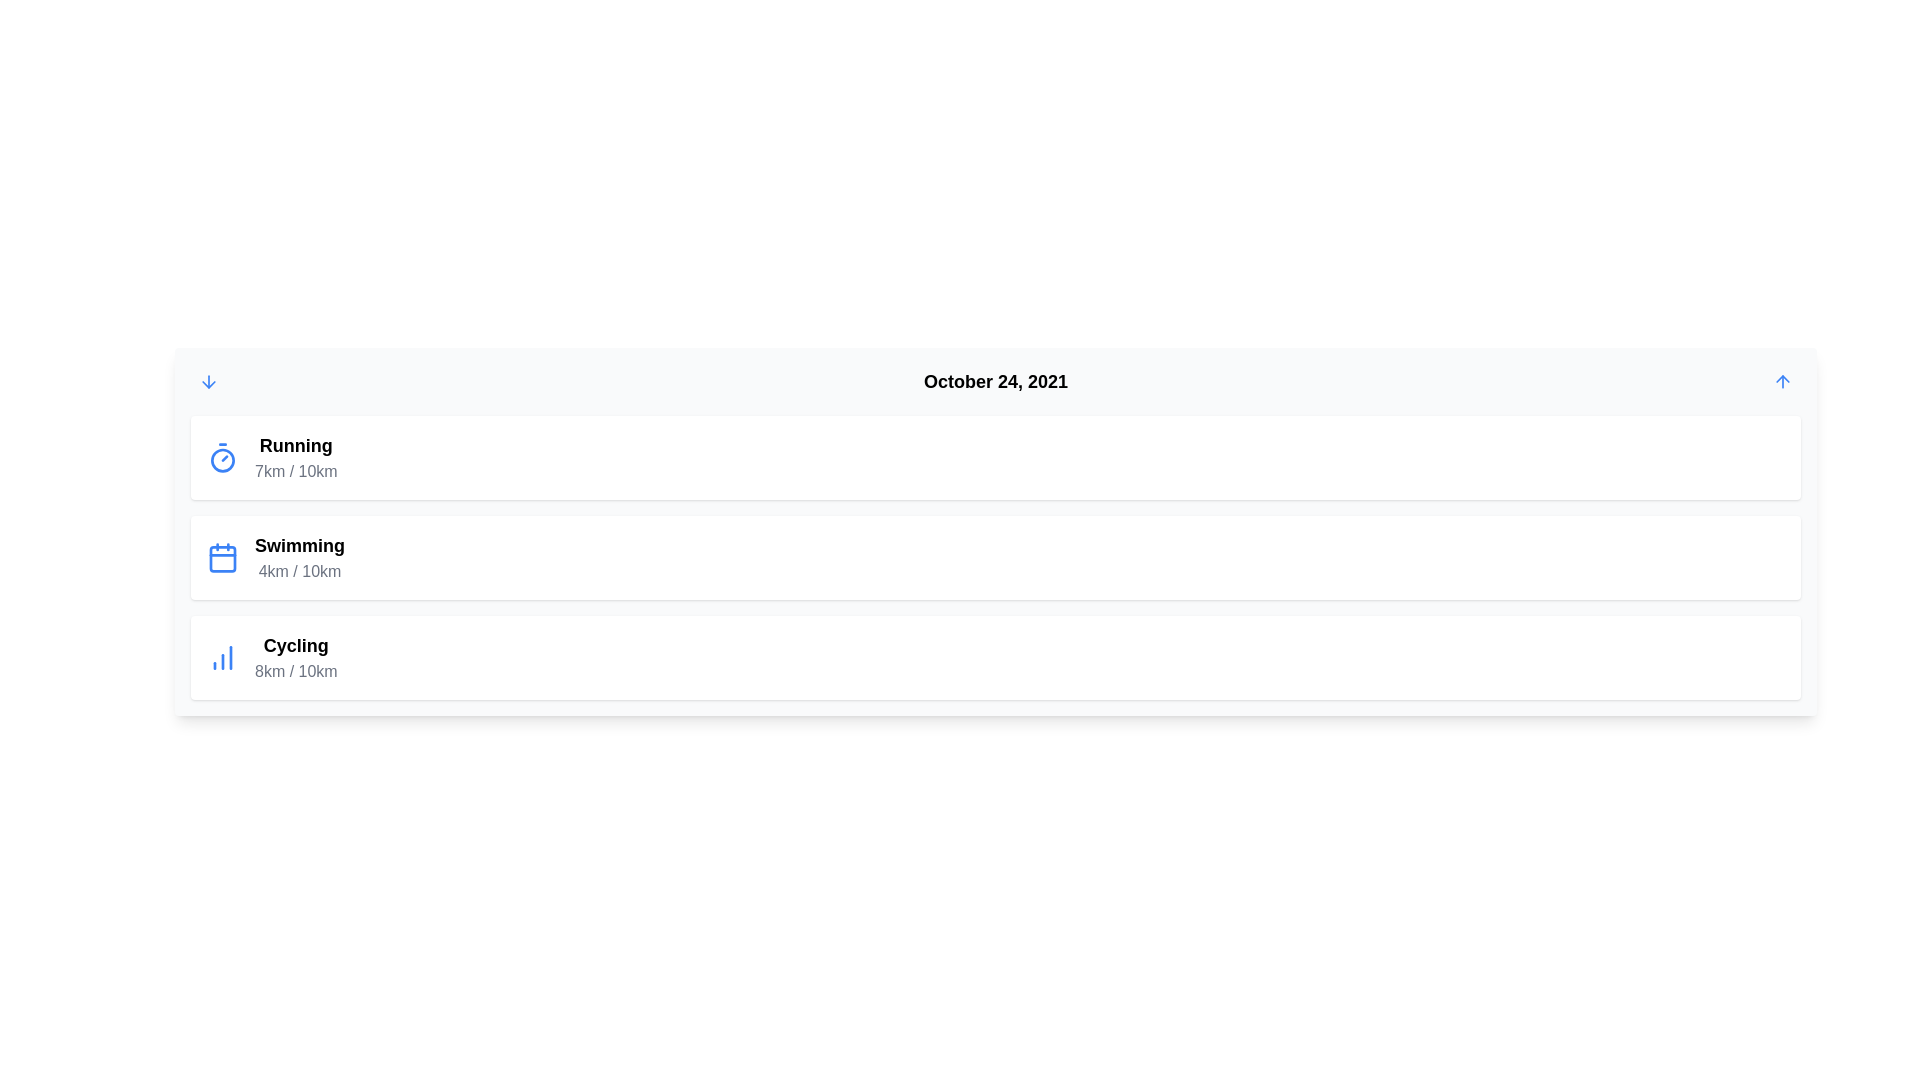 Image resolution: width=1920 pixels, height=1080 pixels. Describe the element at coordinates (209, 381) in the screenshot. I see `the button located in the top-left corner of the section labeled 'October 24, 2021'` at that location.